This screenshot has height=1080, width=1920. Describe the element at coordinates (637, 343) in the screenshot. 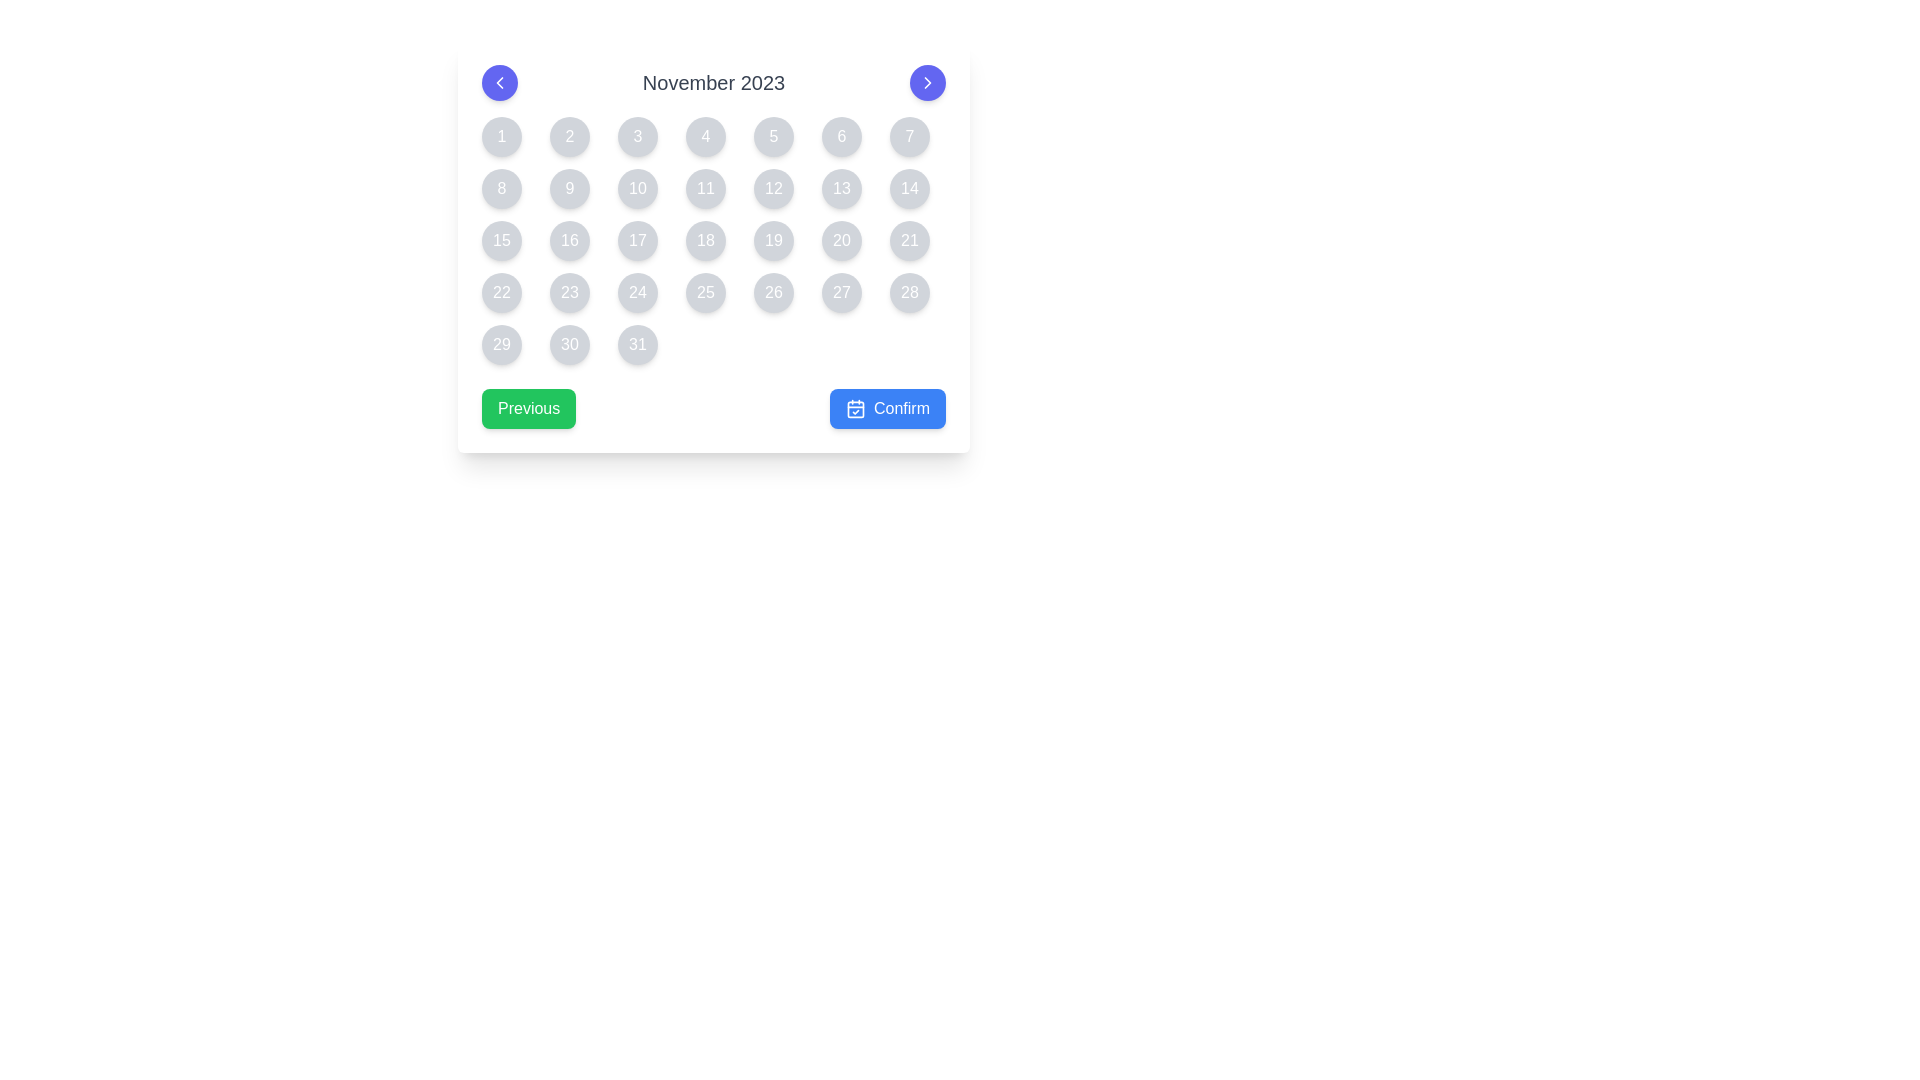

I see `the button representing the date '31' in the bottom-right corner of the calendar grid` at that location.